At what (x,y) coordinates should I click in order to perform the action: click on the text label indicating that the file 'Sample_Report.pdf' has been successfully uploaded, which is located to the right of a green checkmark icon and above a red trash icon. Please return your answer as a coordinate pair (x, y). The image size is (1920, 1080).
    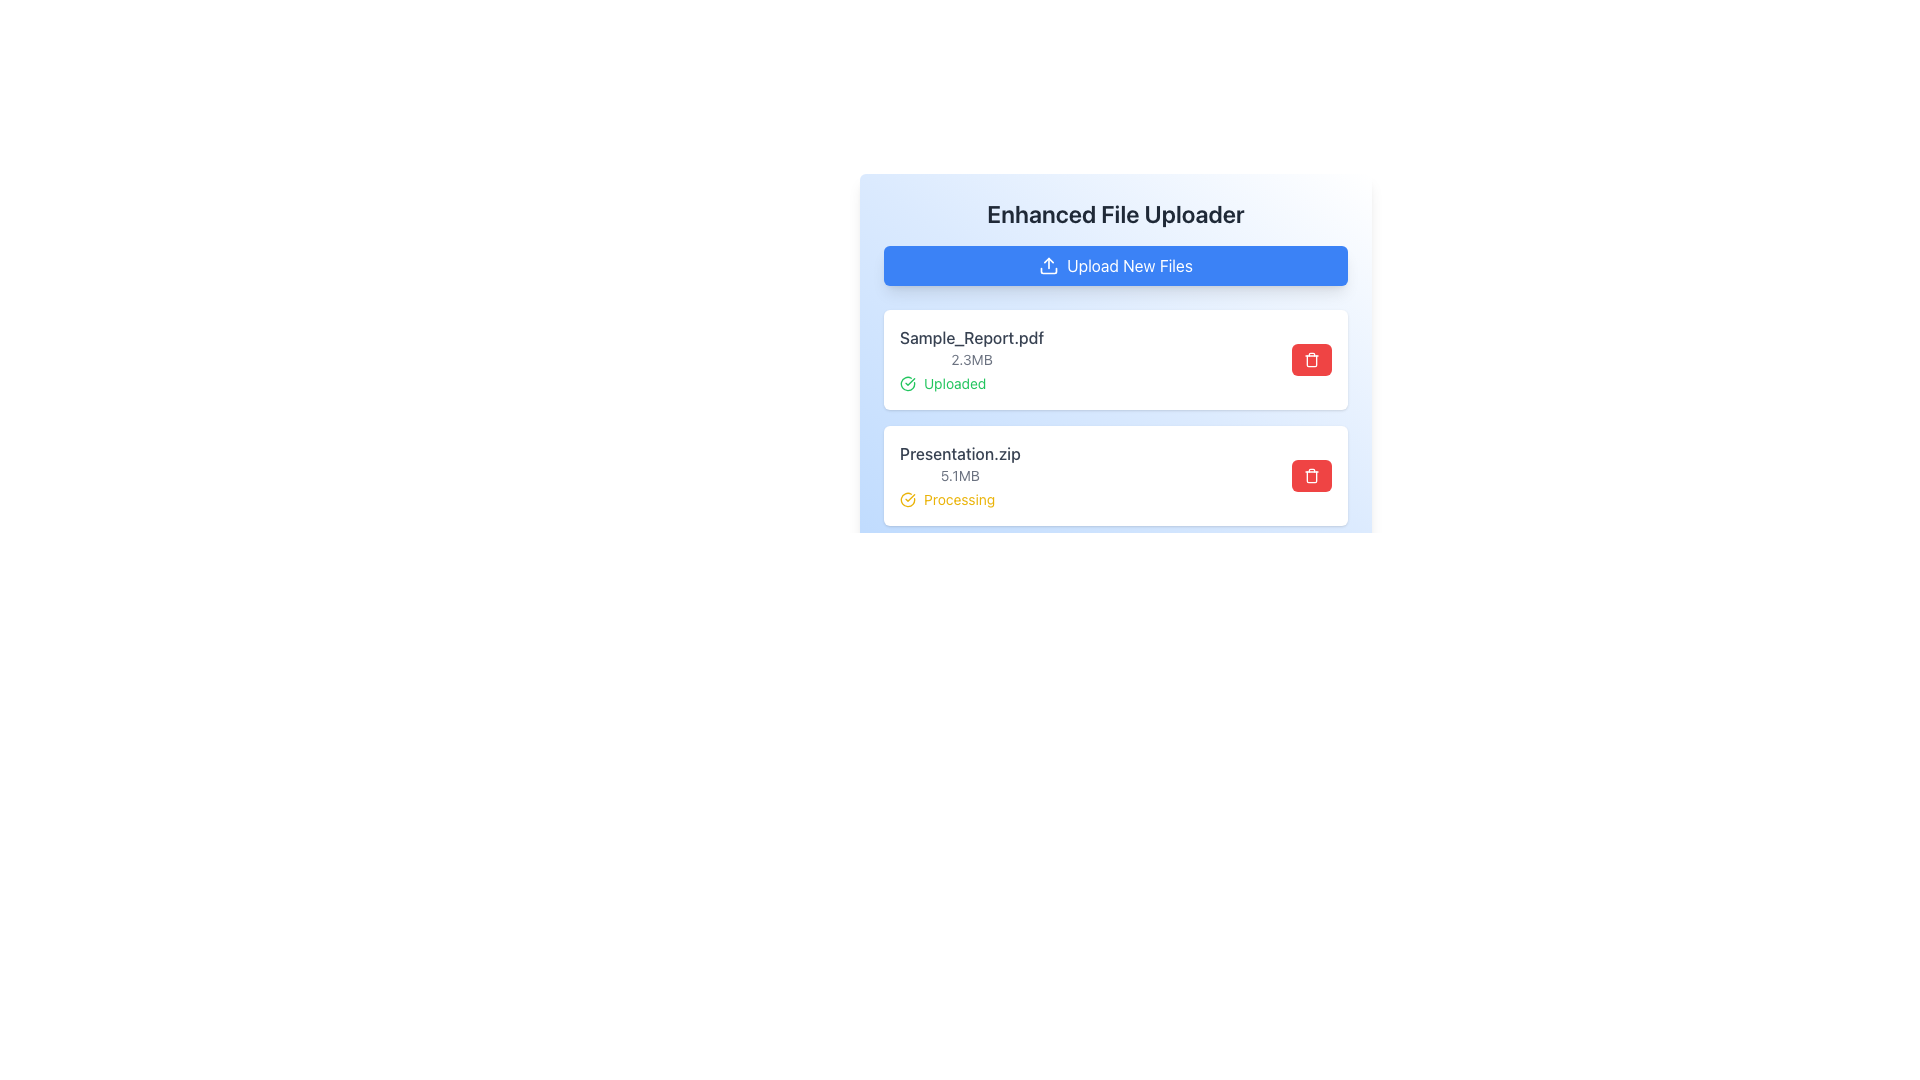
    Looking at the image, I should click on (954, 384).